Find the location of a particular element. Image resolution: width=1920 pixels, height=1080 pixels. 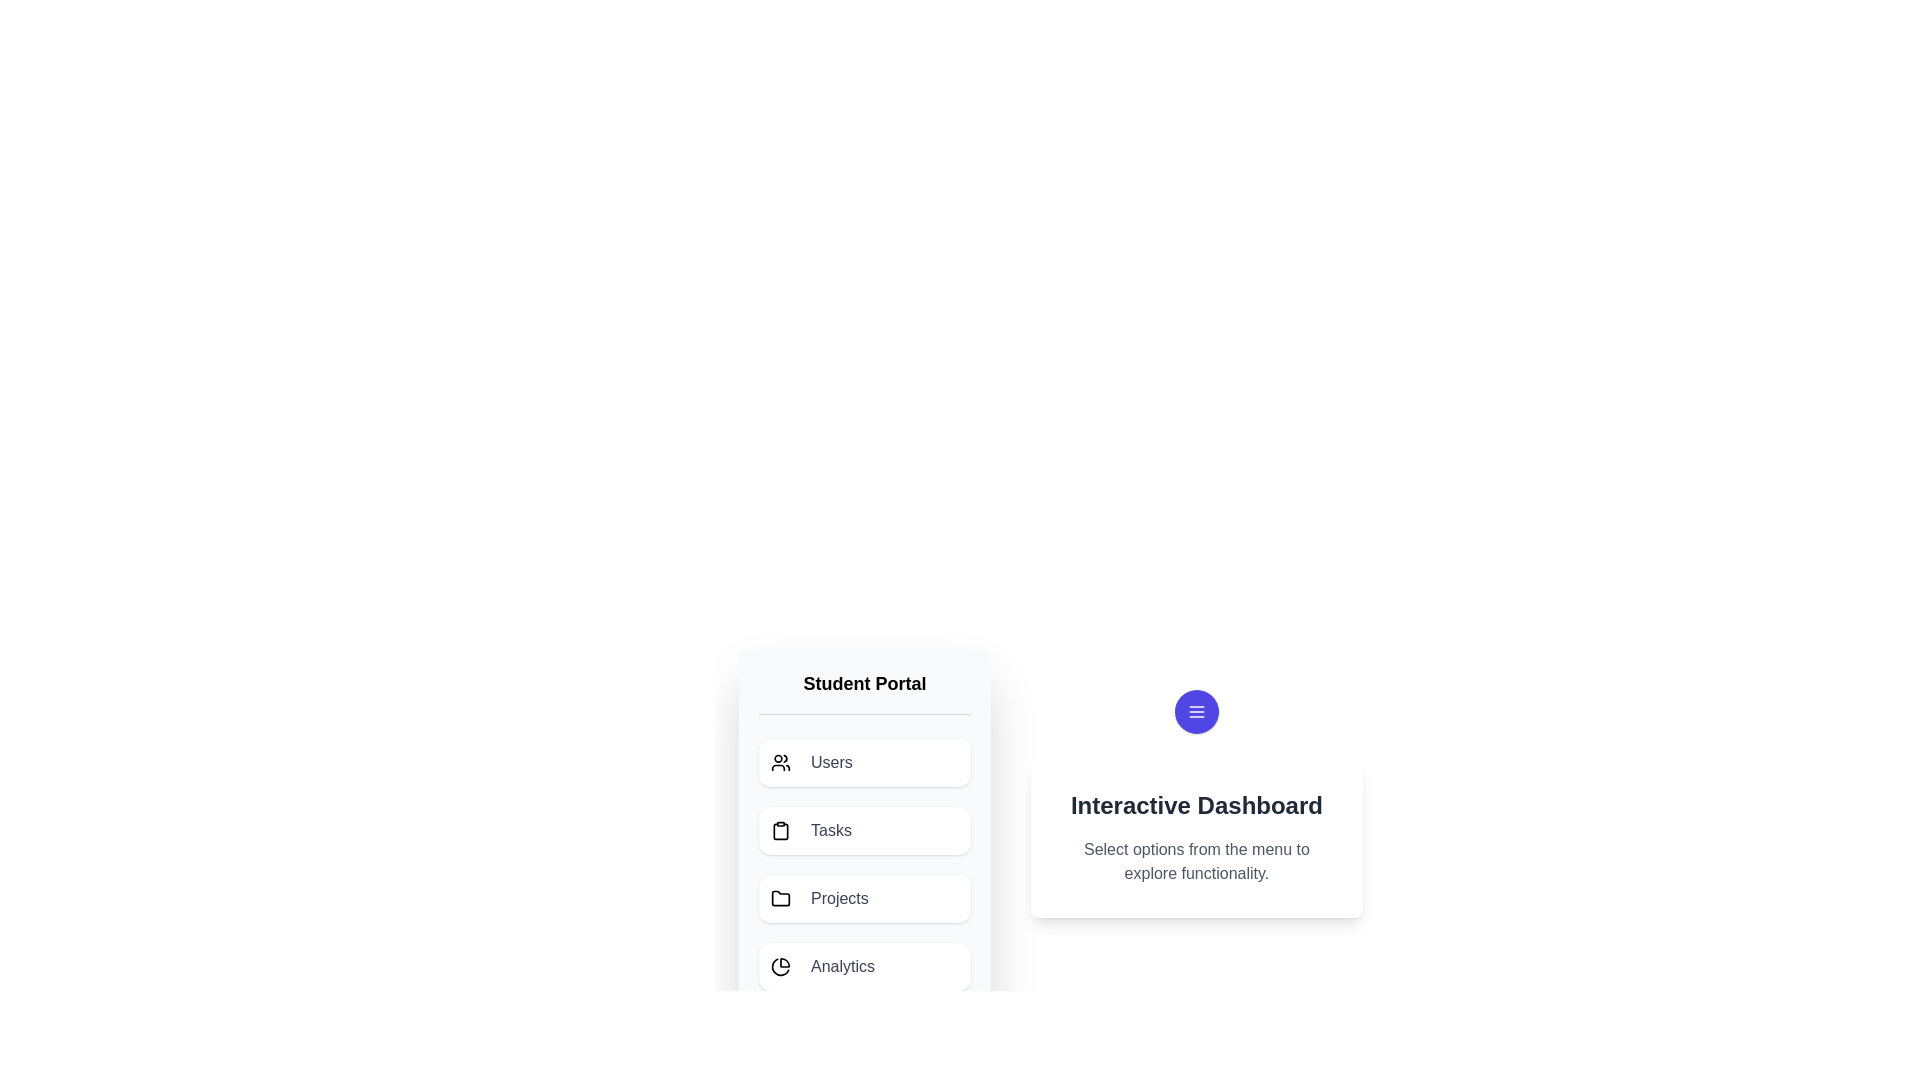

the menu item Tasks from the list is located at coordinates (864, 830).